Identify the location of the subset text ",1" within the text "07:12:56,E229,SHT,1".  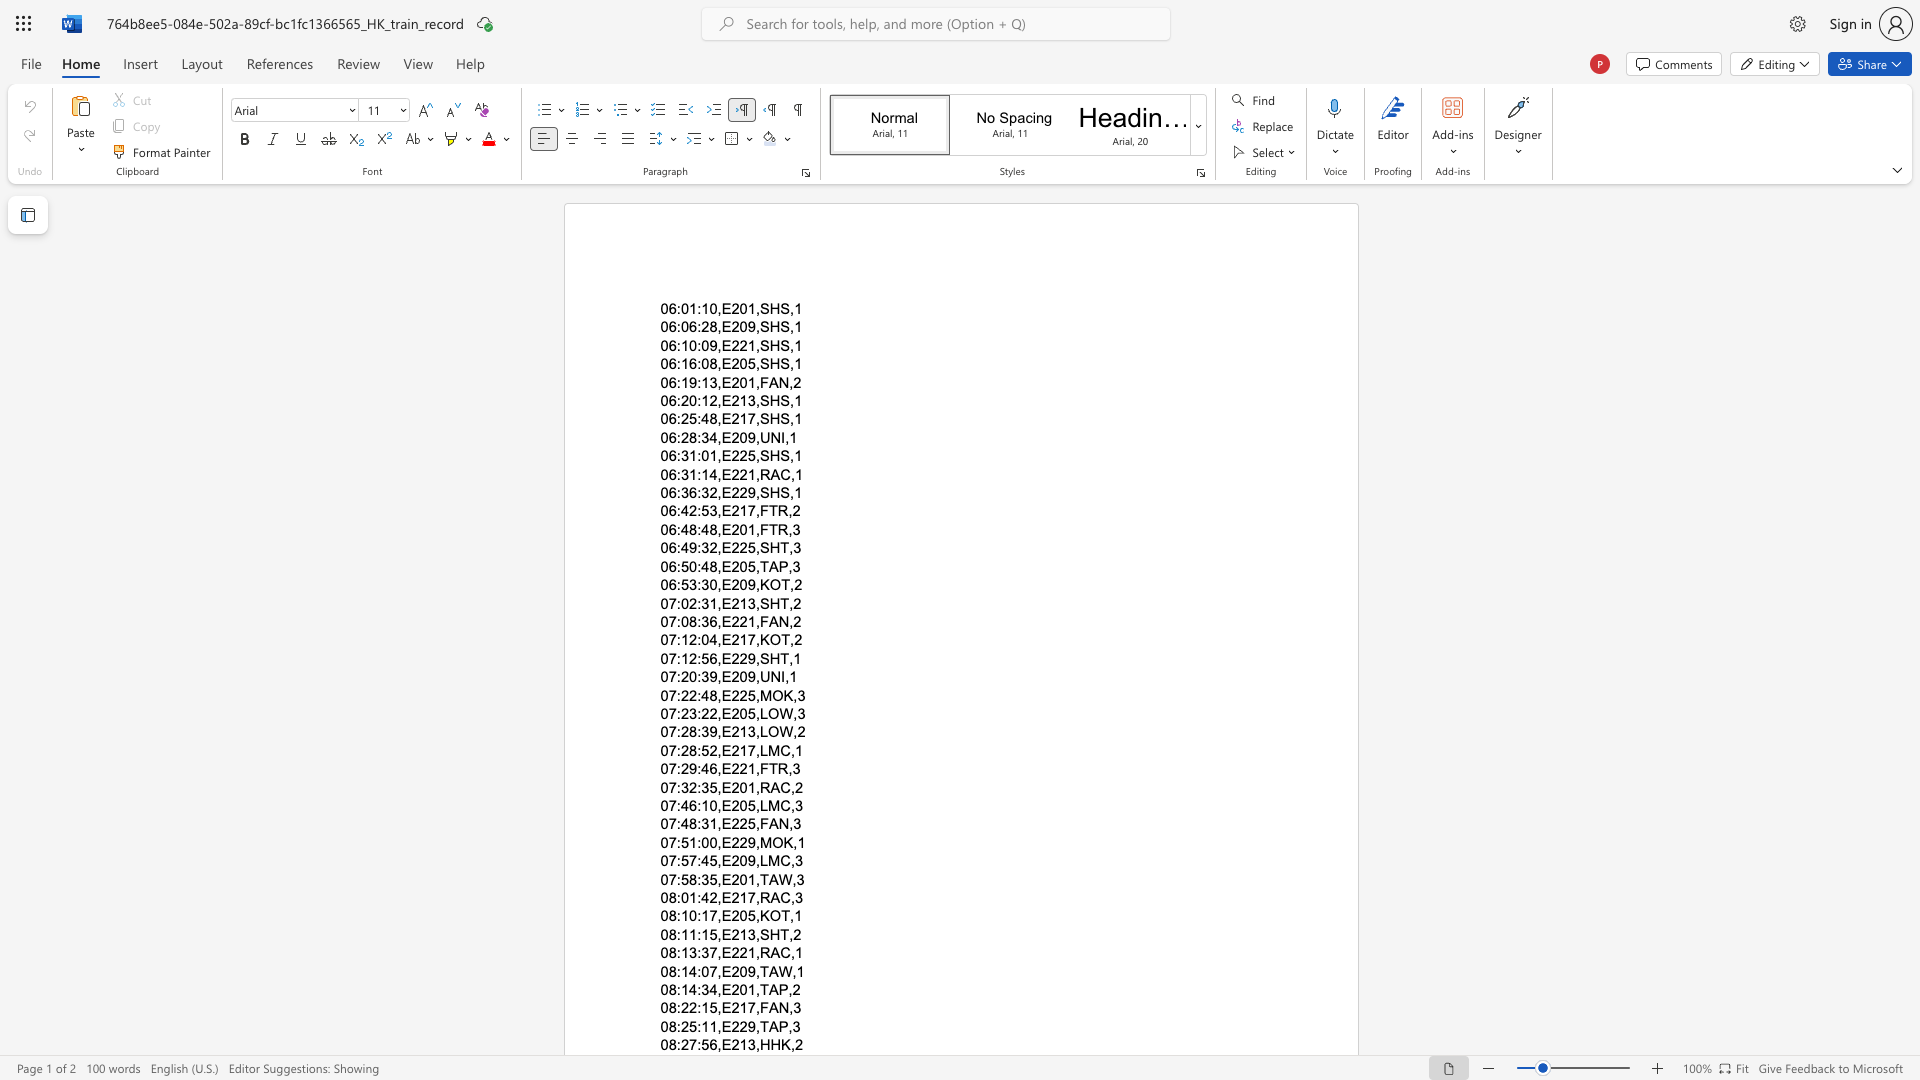
(788, 658).